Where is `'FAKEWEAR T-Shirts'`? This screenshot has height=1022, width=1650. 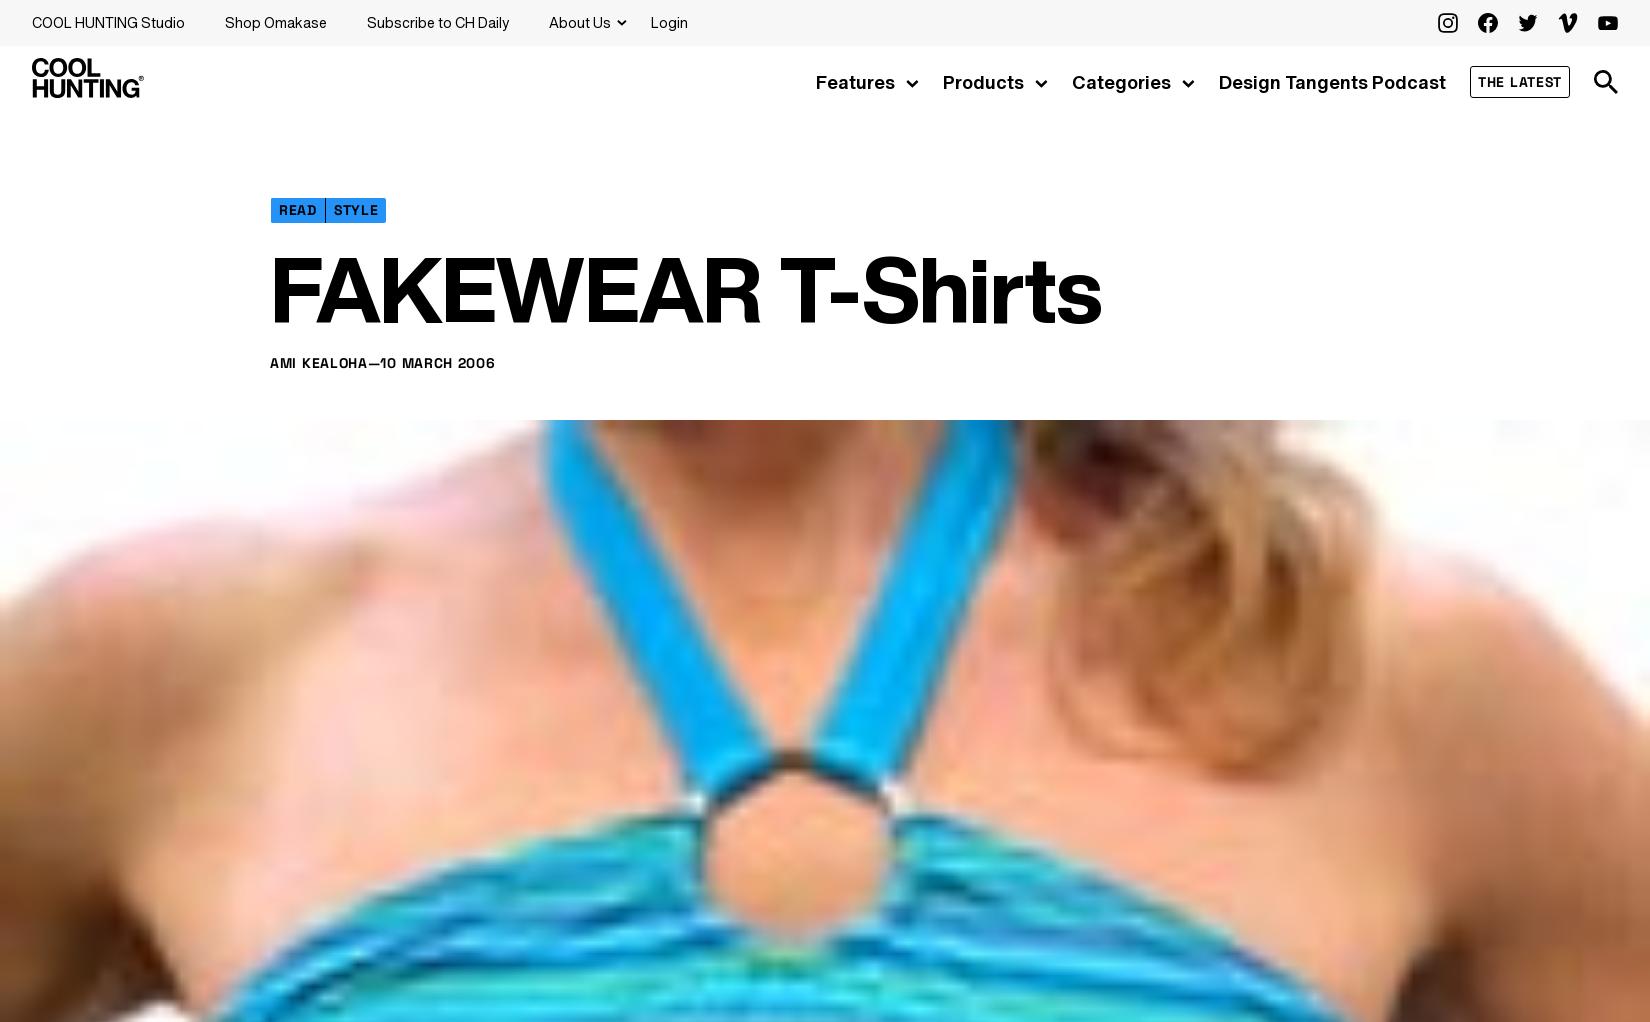
'FAKEWEAR T-Shirts' is located at coordinates (684, 287).